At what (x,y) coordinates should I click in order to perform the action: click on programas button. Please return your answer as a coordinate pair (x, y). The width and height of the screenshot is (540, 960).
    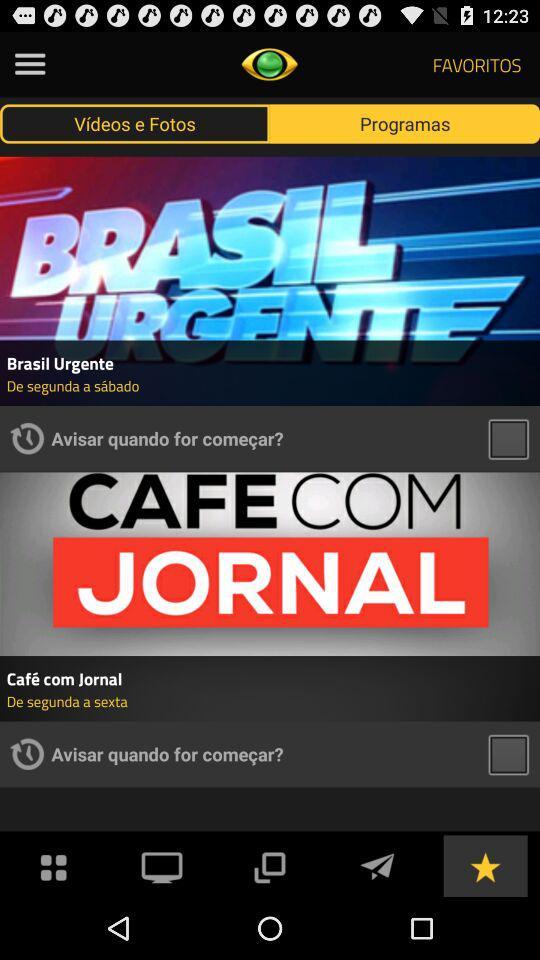
    Looking at the image, I should click on (405, 122).